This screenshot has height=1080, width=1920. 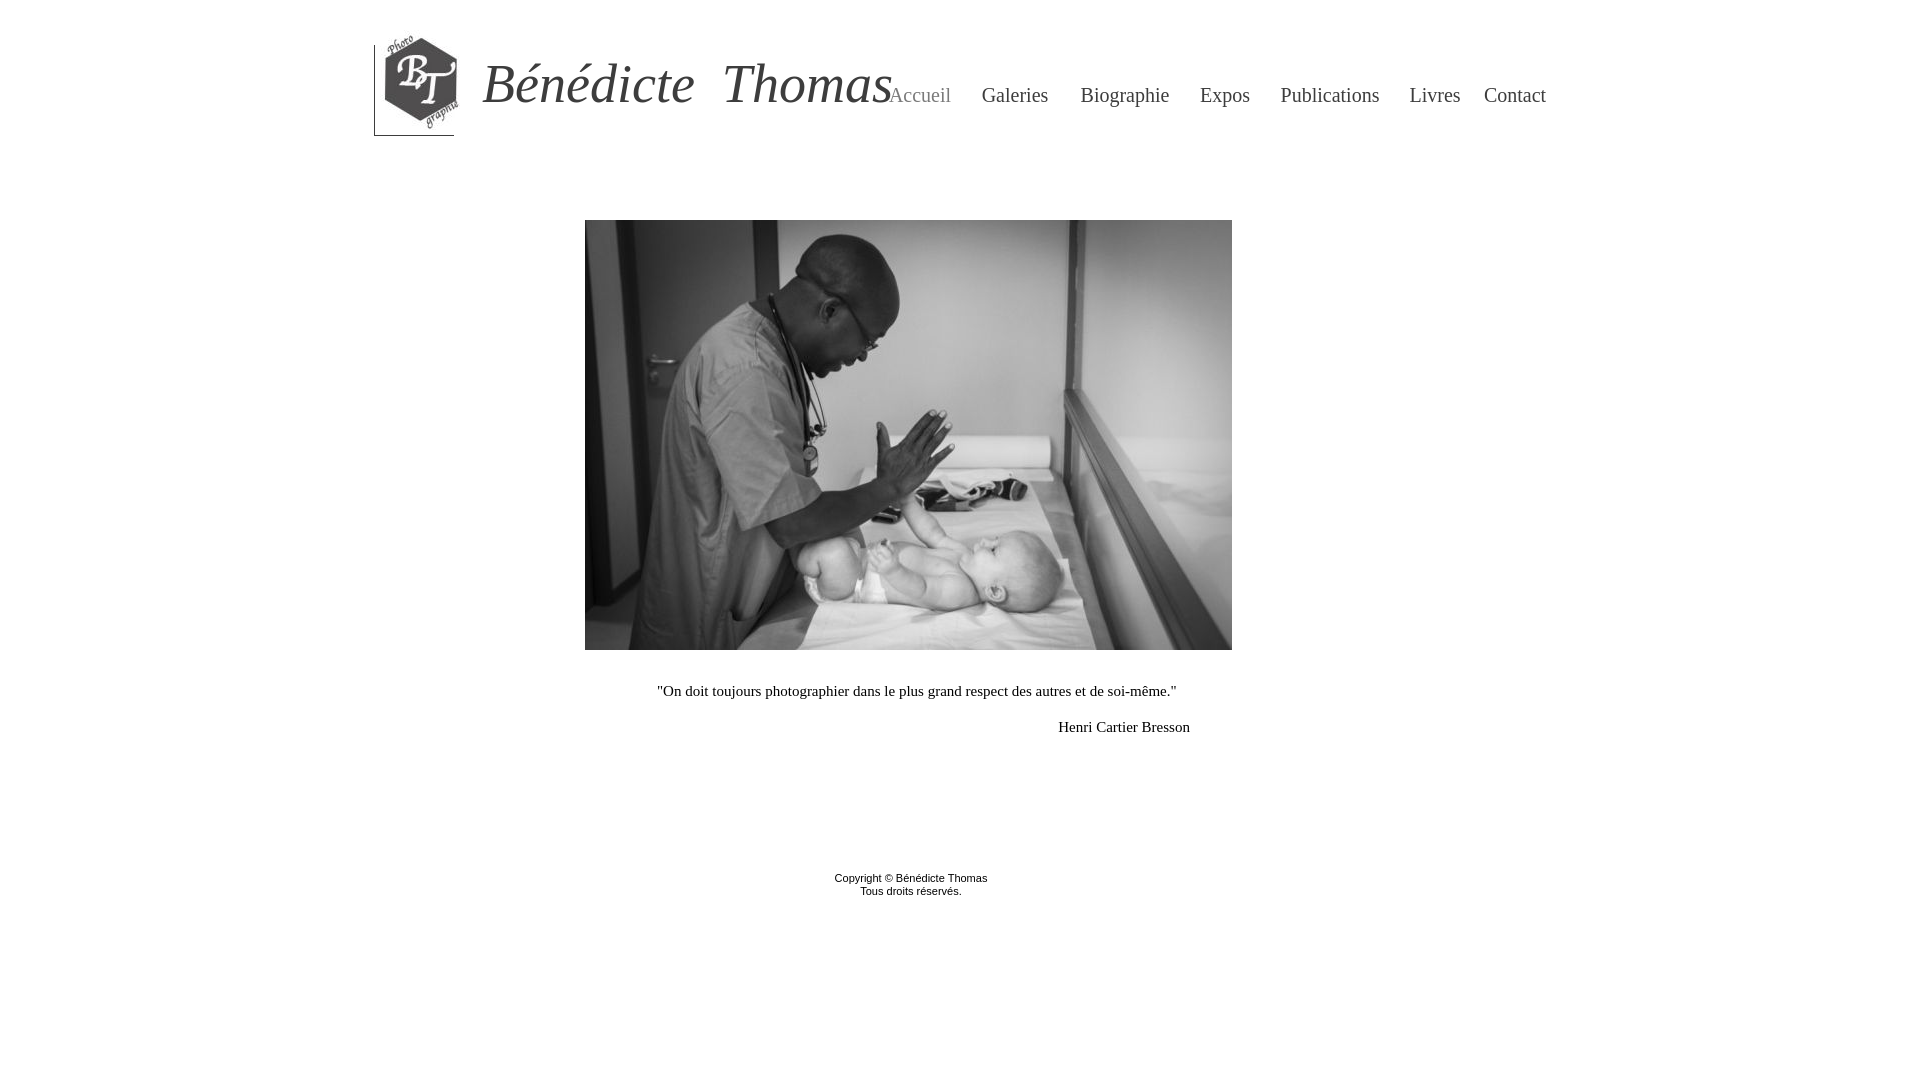 What do you see at coordinates (1433, 95) in the screenshot?
I see `'Livres'` at bounding box center [1433, 95].